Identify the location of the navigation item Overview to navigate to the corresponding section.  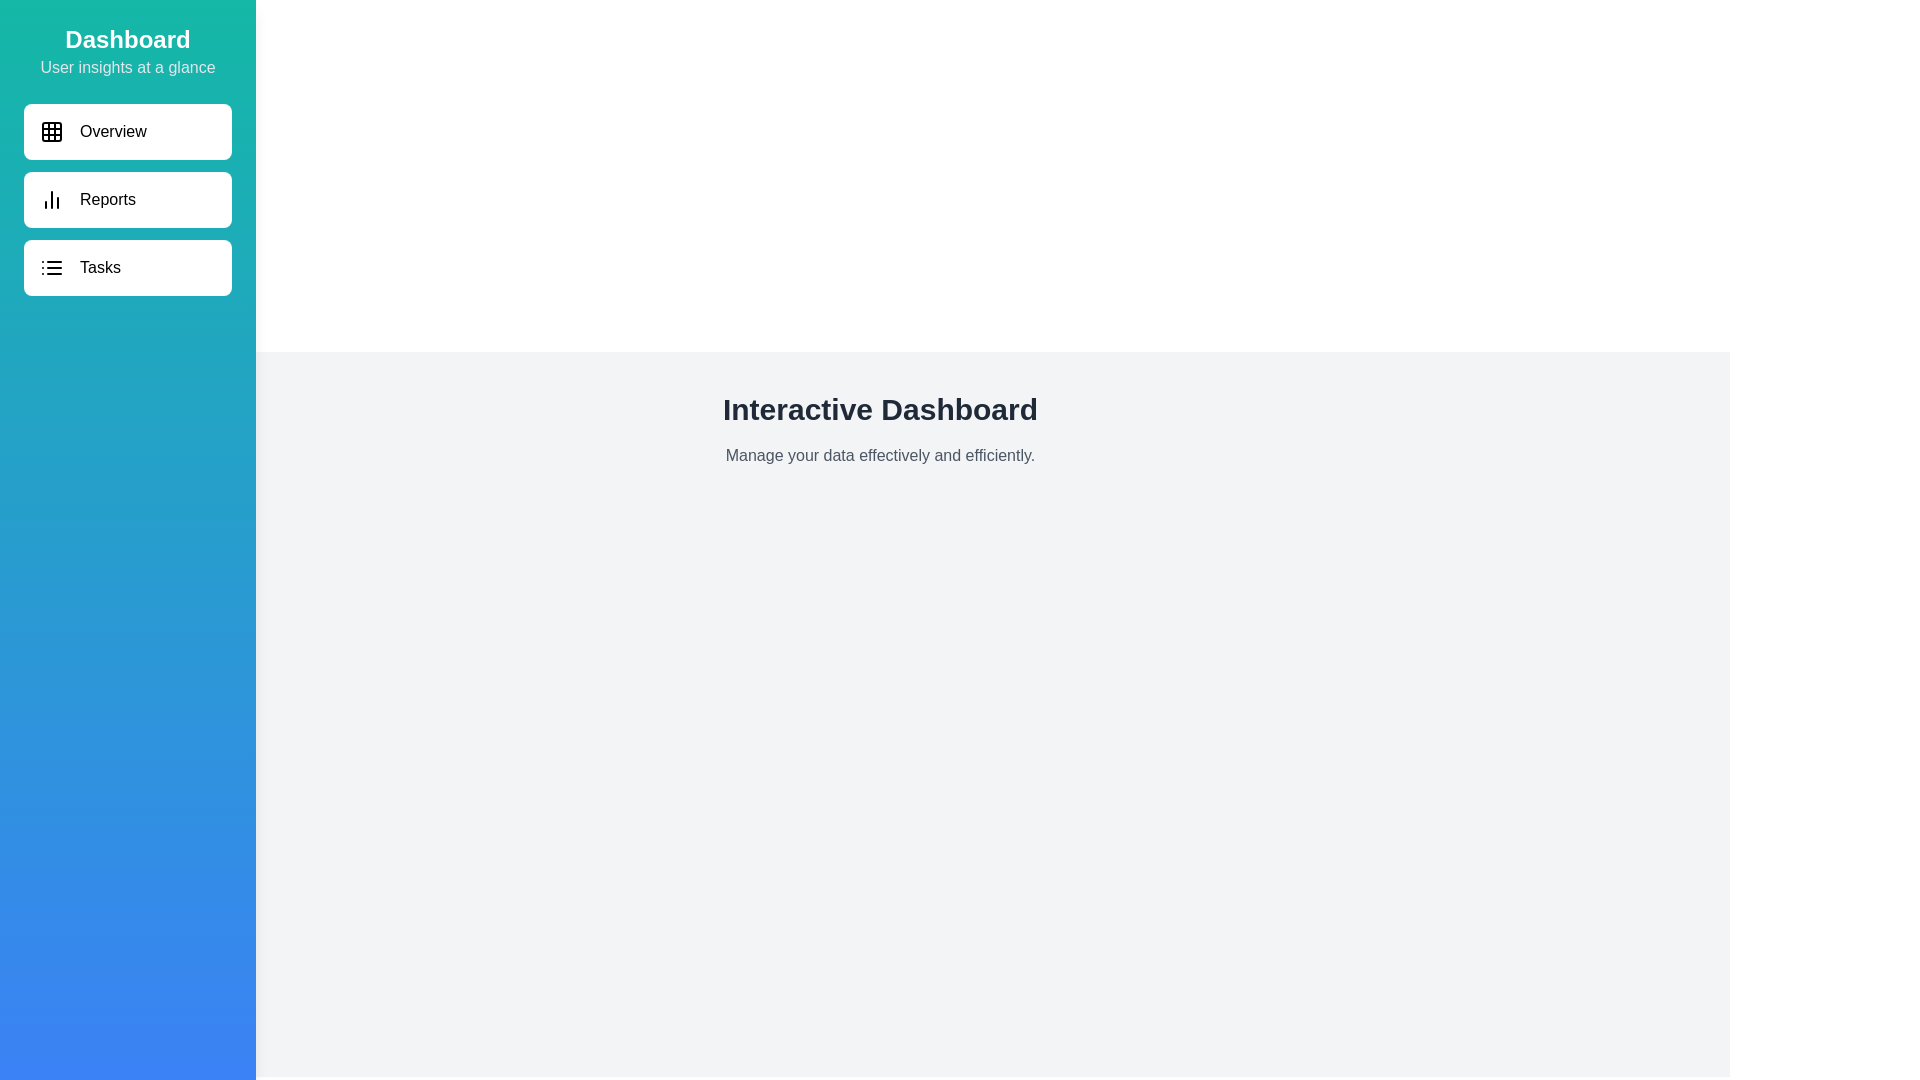
(127, 131).